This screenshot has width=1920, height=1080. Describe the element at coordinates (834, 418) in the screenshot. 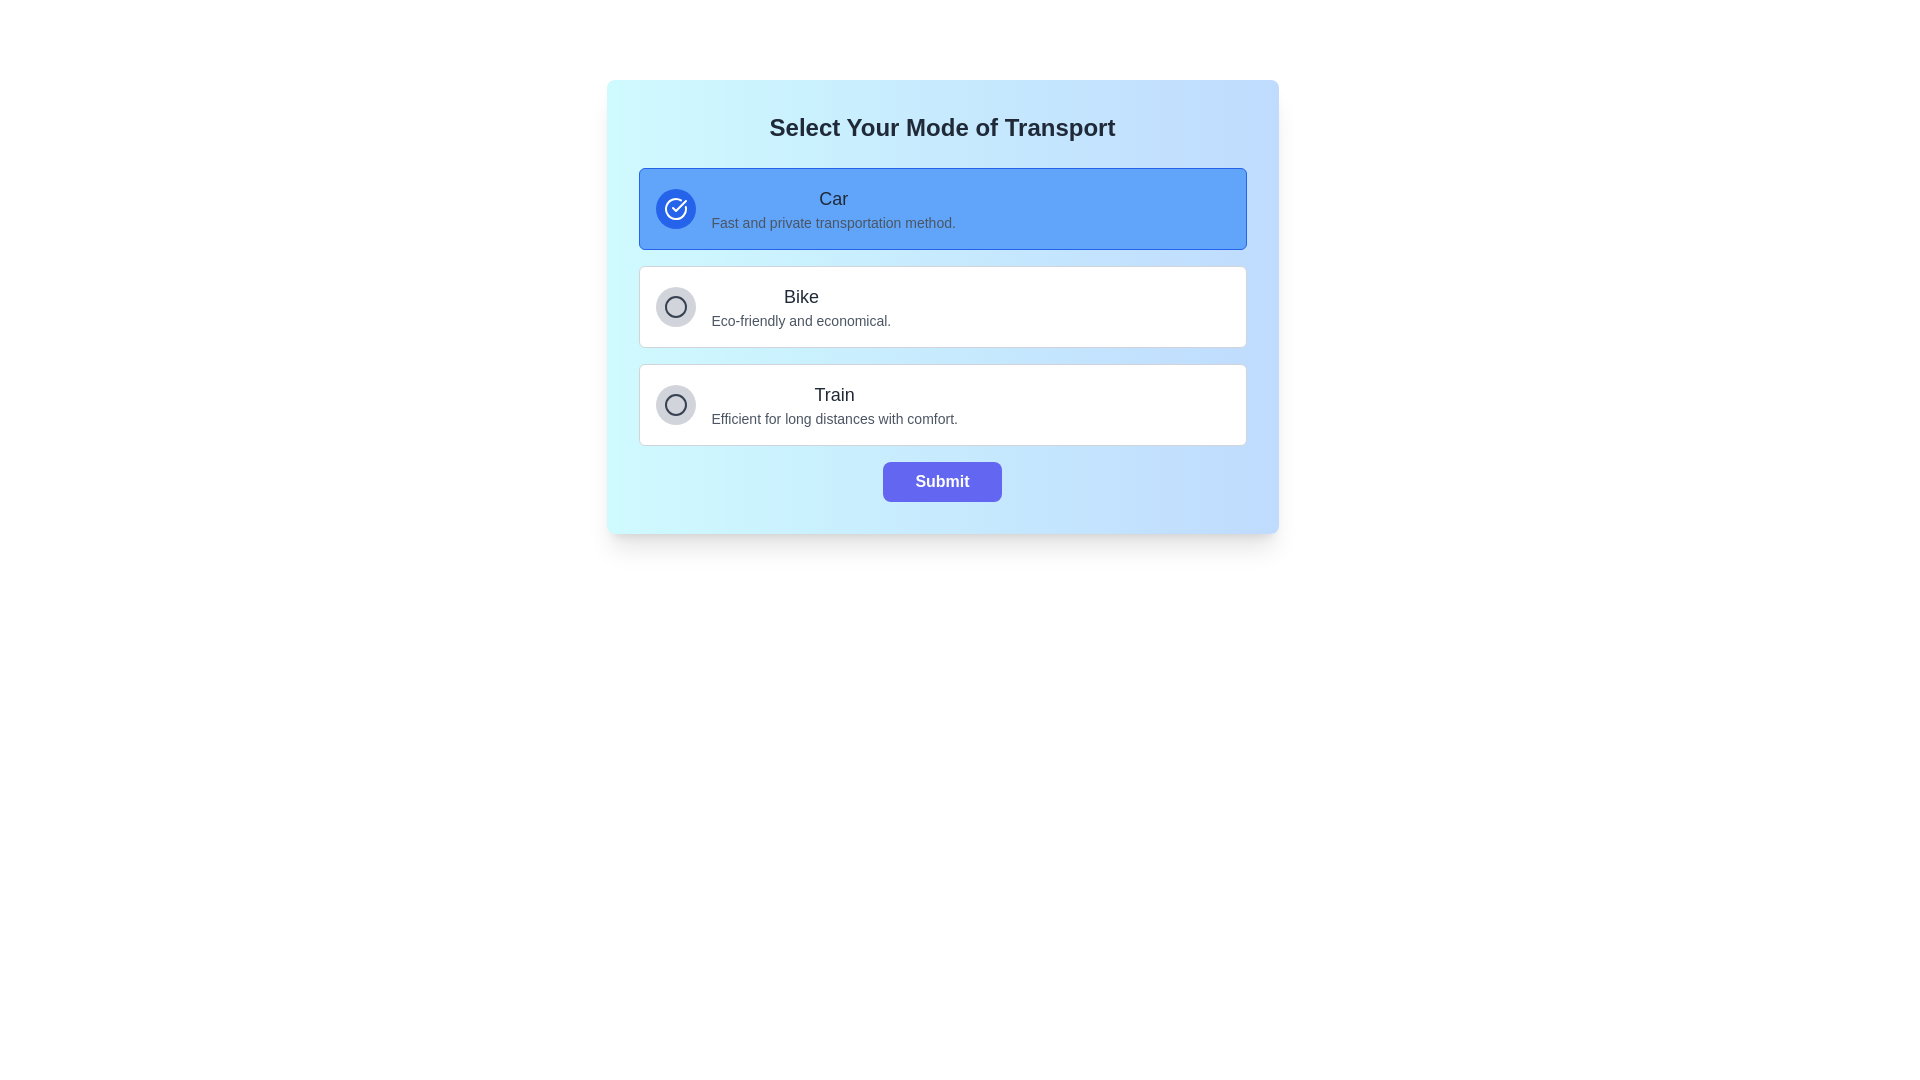

I see `the static text that reads 'Efficient for long distances with comfort.' located below the 'Train' label in the 'Select Your Mode of Transport' interface` at that location.